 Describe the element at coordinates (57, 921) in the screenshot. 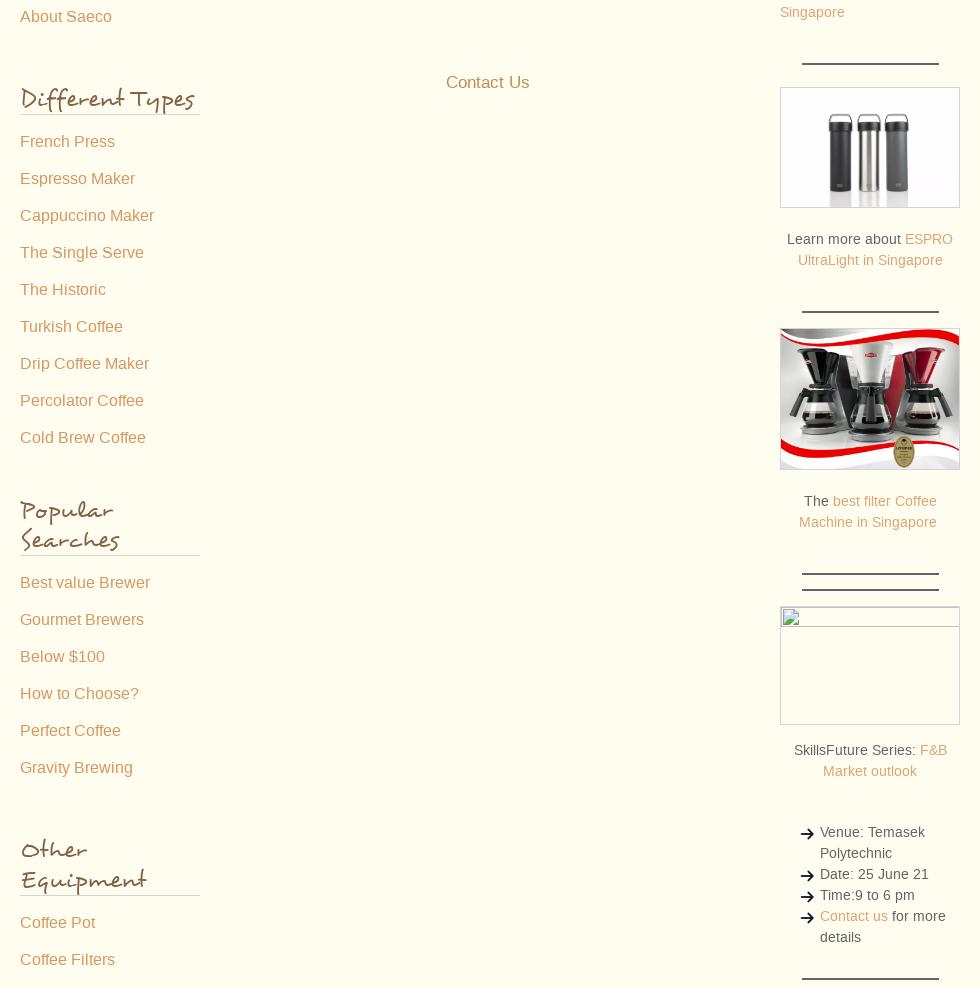

I see `'Coffee Pot'` at that location.